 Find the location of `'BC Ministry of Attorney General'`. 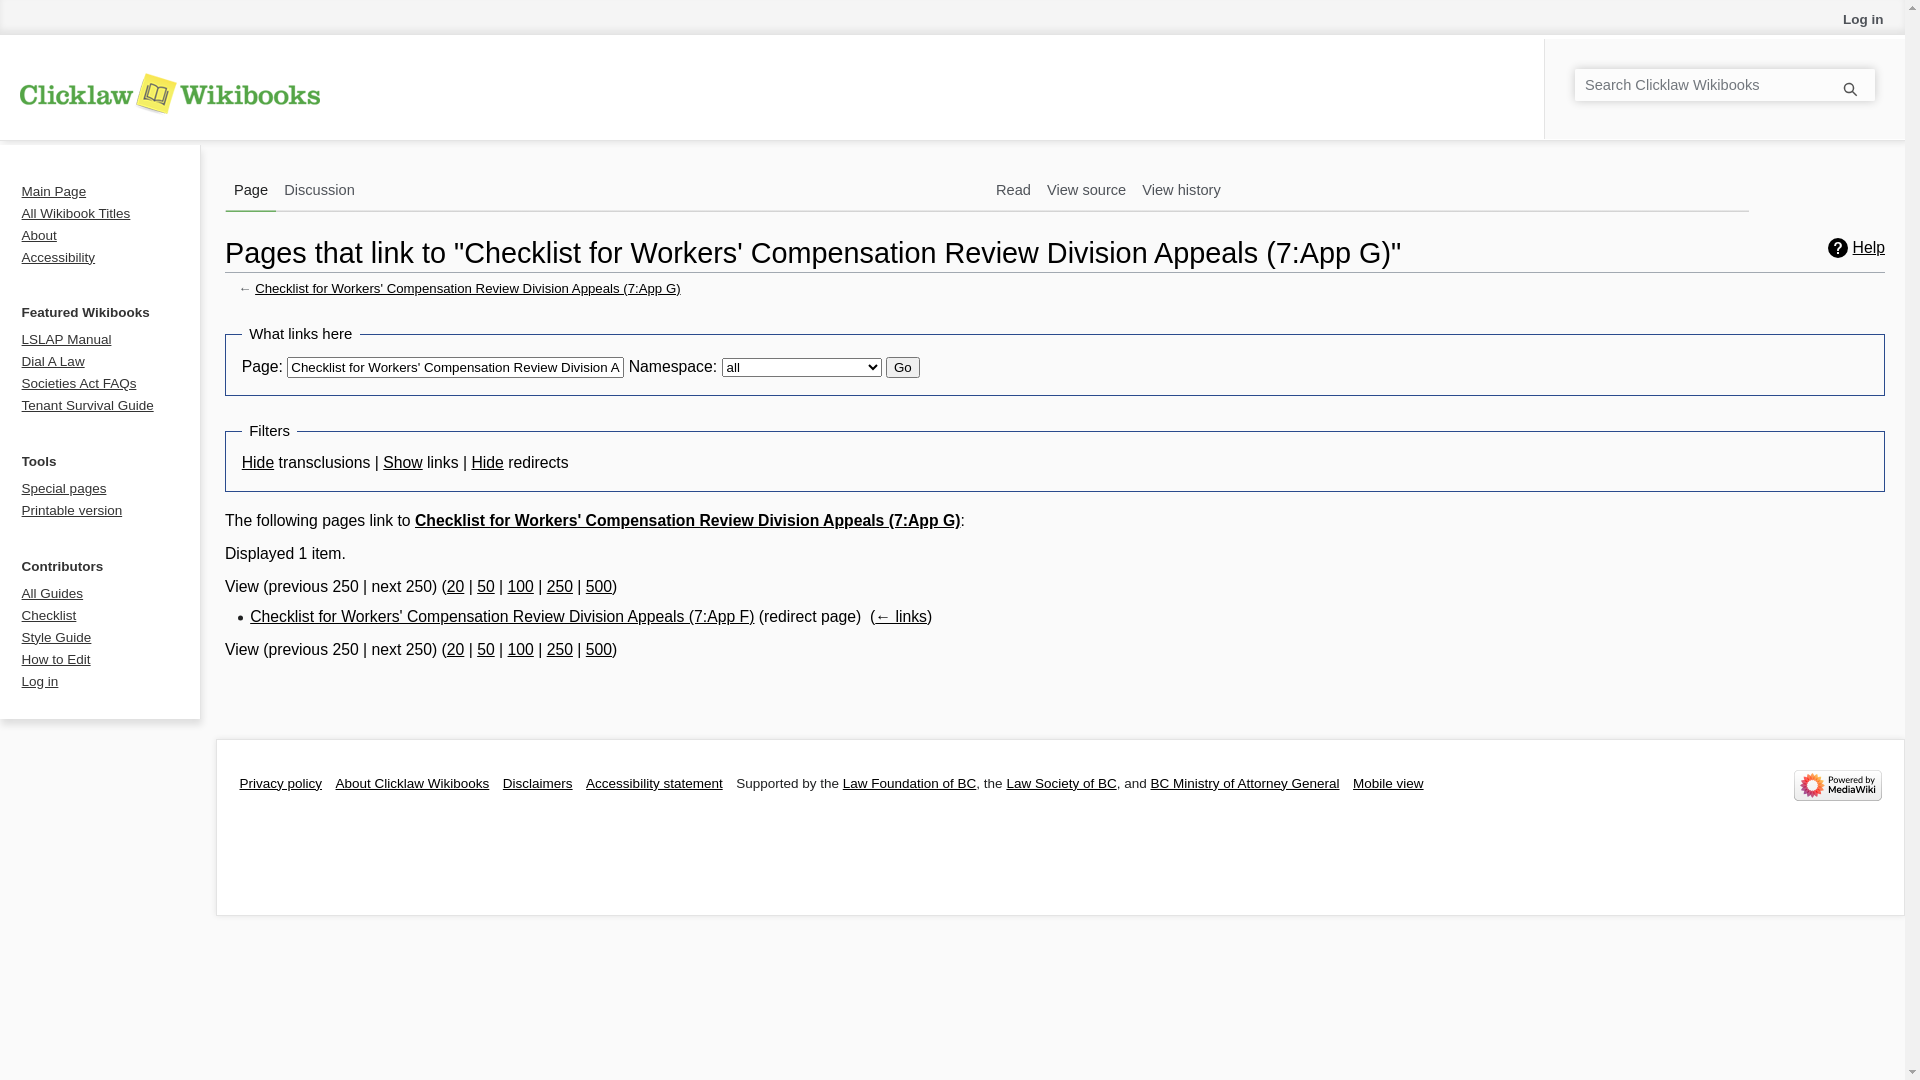

'BC Ministry of Attorney General' is located at coordinates (1243, 782).